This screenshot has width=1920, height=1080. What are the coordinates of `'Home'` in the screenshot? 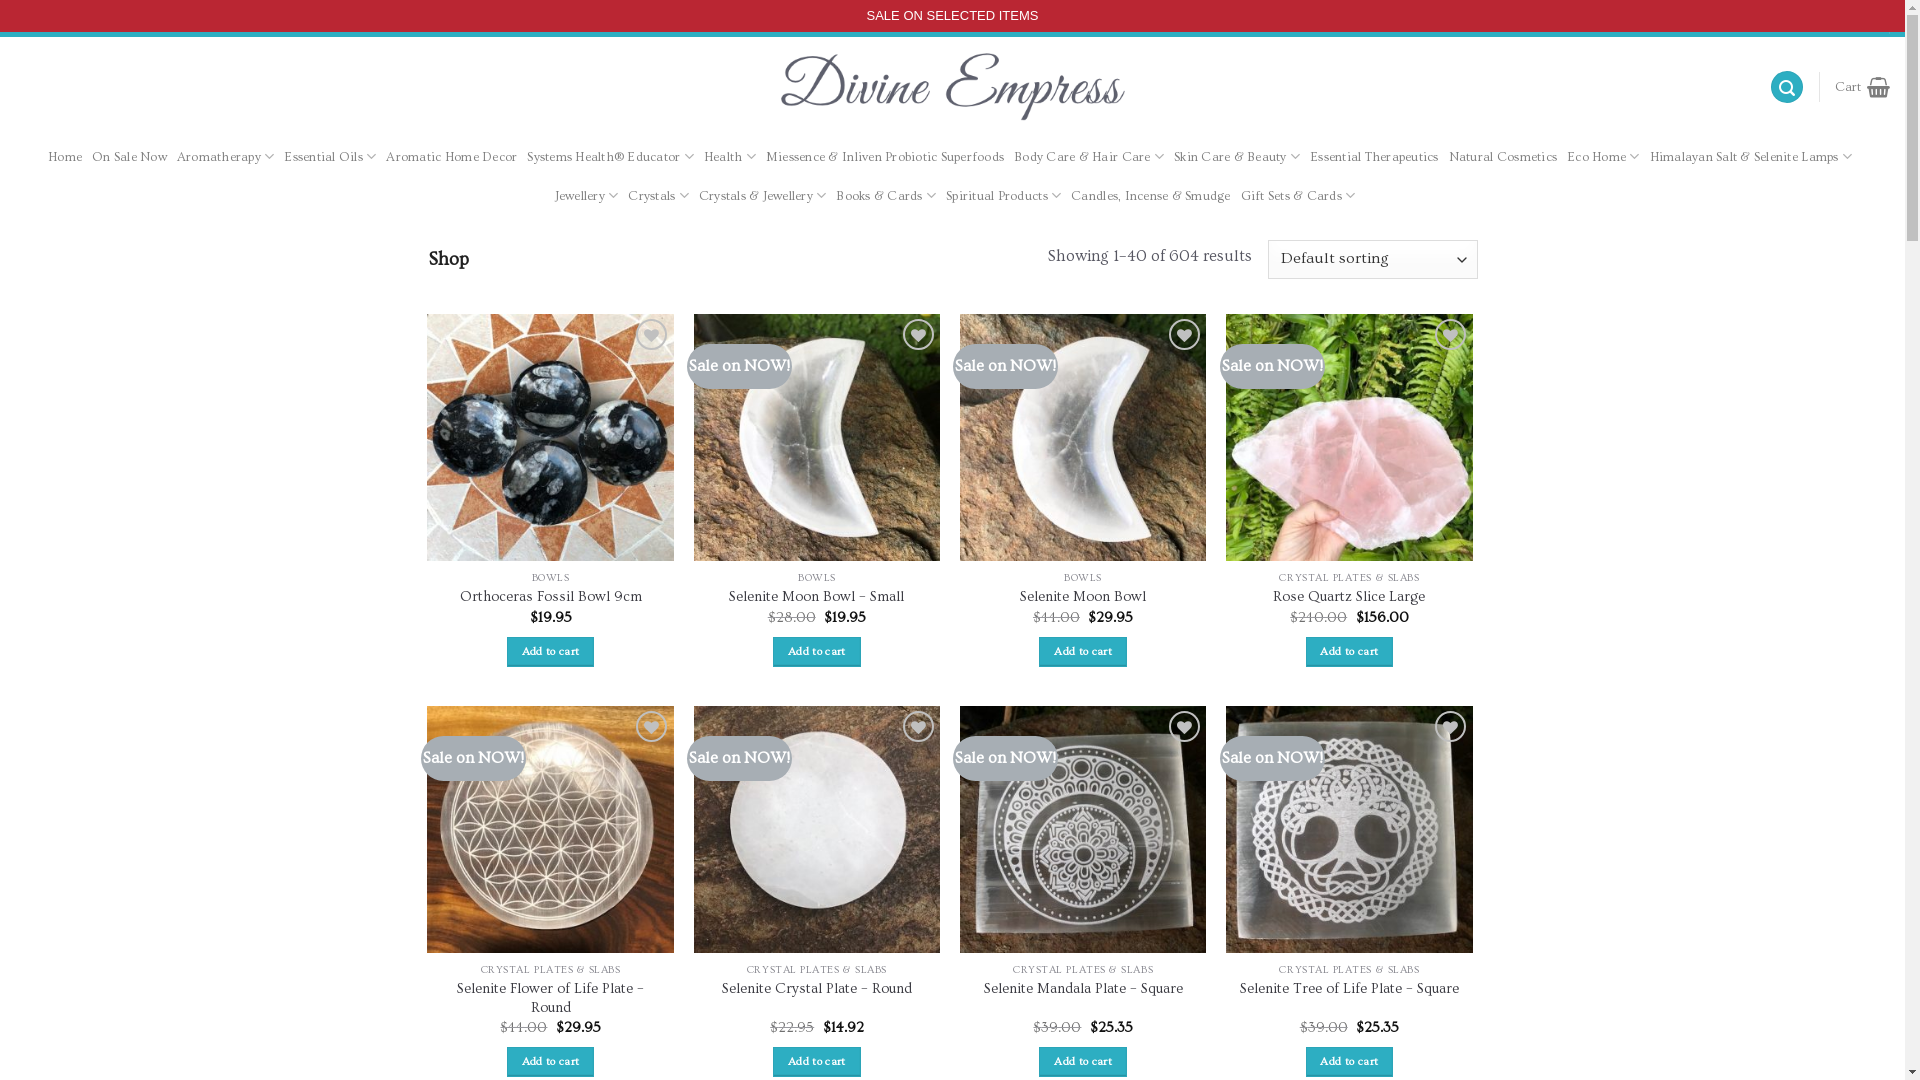 It's located at (65, 156).